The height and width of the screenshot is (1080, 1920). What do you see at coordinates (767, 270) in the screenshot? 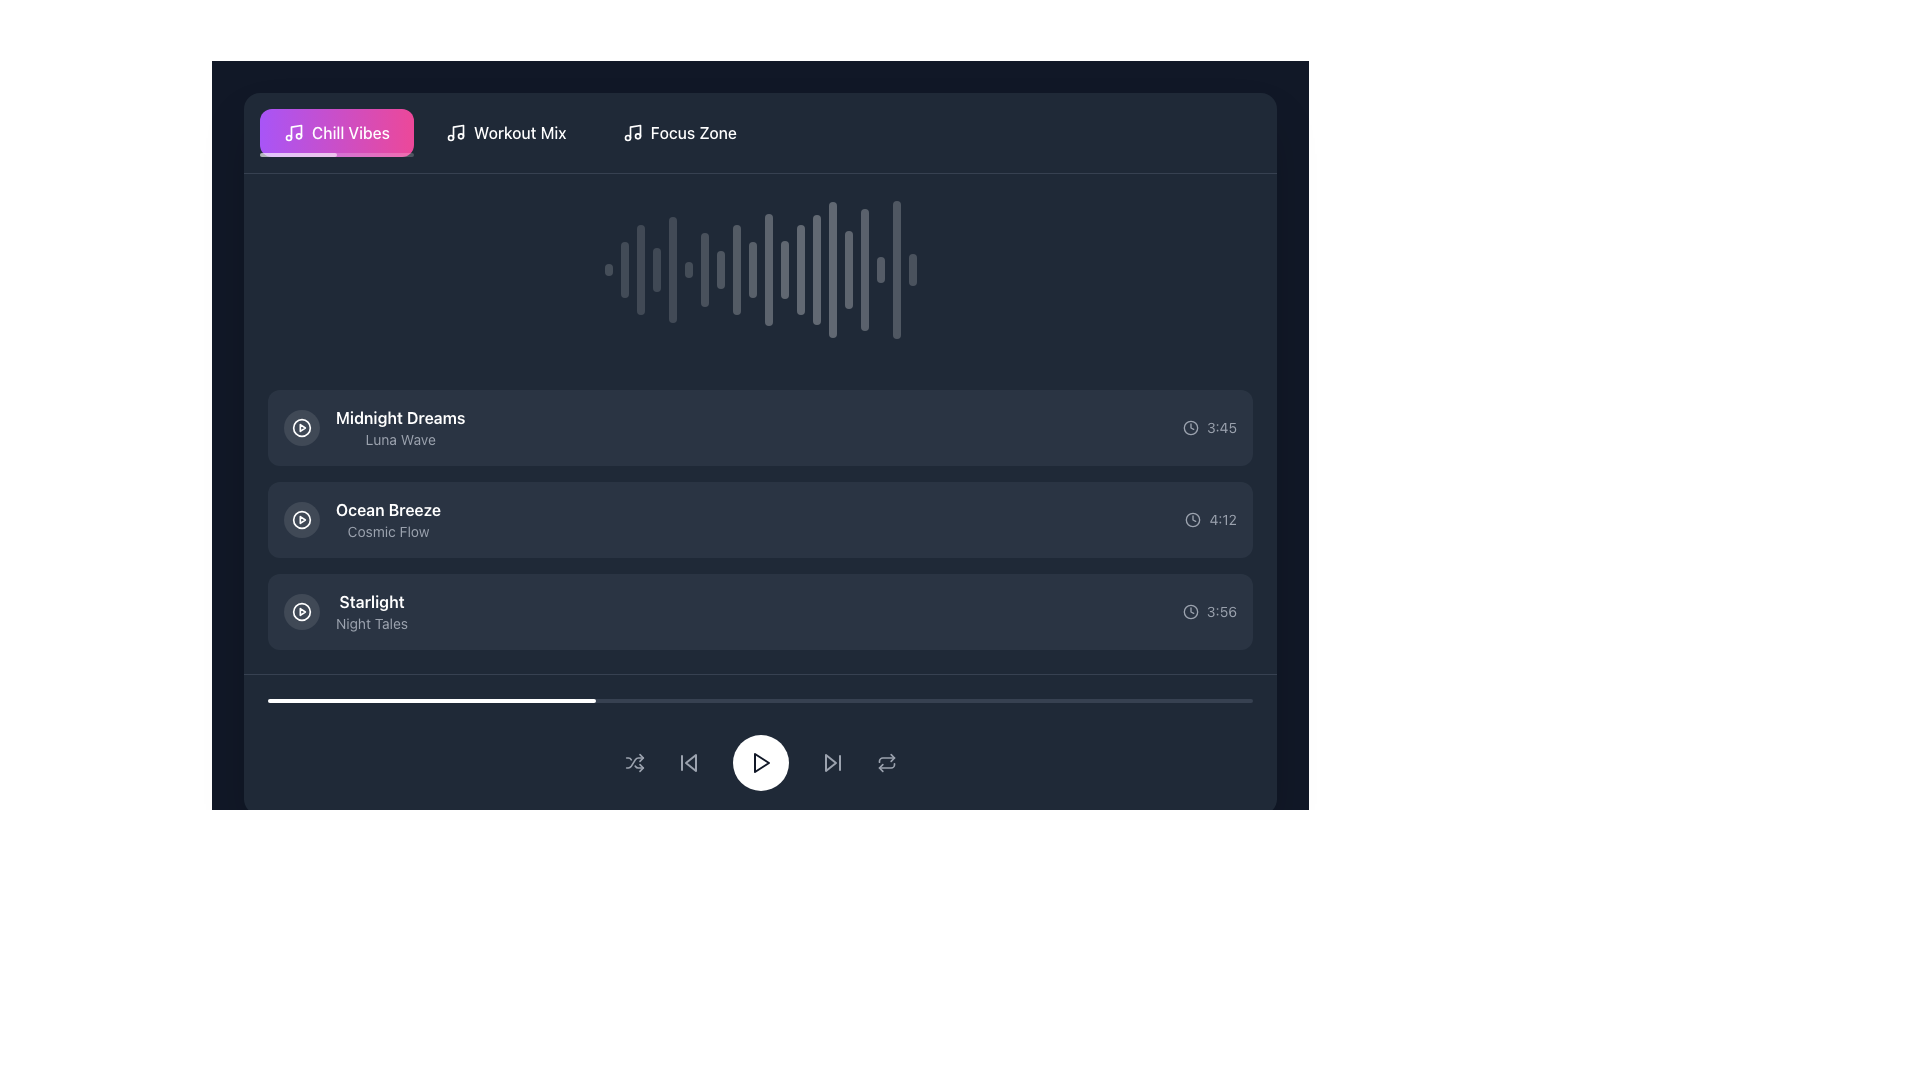
I see `the 11th bar in the audio level graphical representation, which is a non-interactive element visually indicating sound levels` at bounding box center [767, 270].